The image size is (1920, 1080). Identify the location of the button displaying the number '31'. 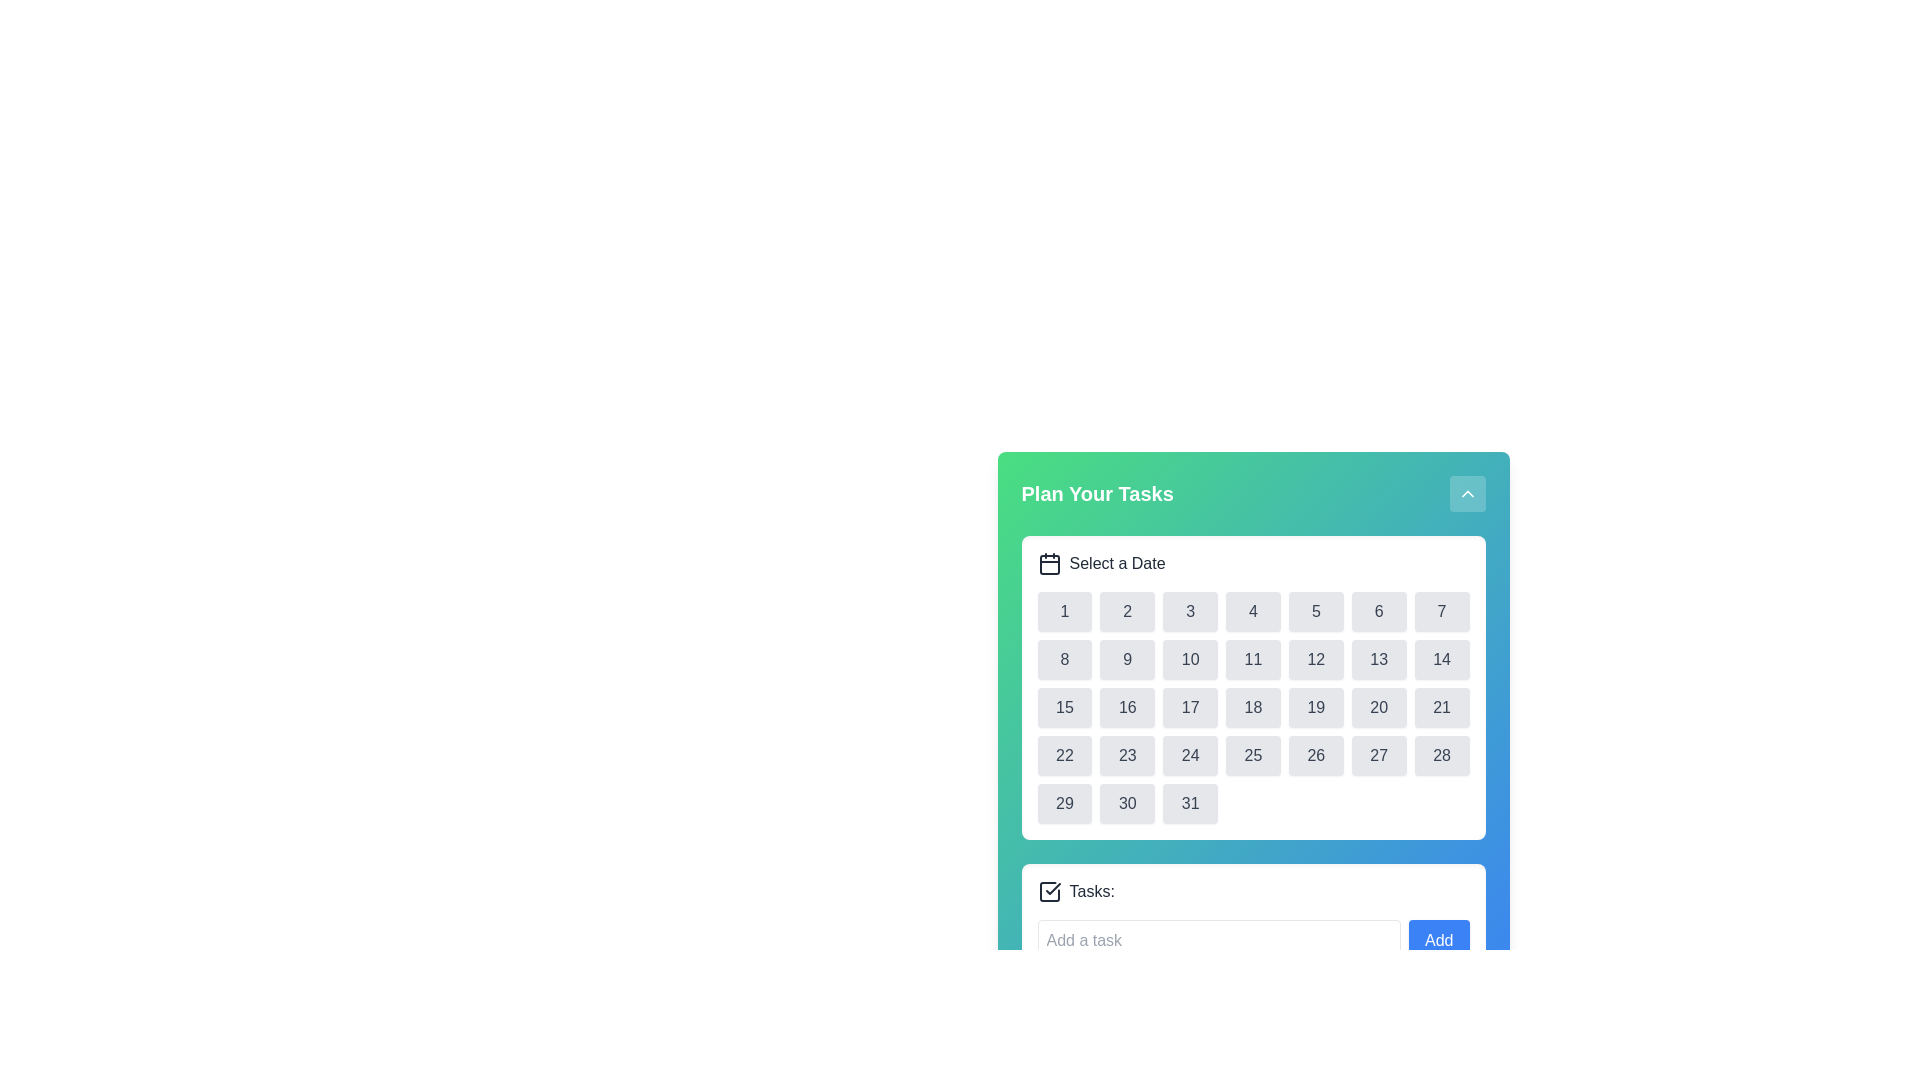
(1190, 802).